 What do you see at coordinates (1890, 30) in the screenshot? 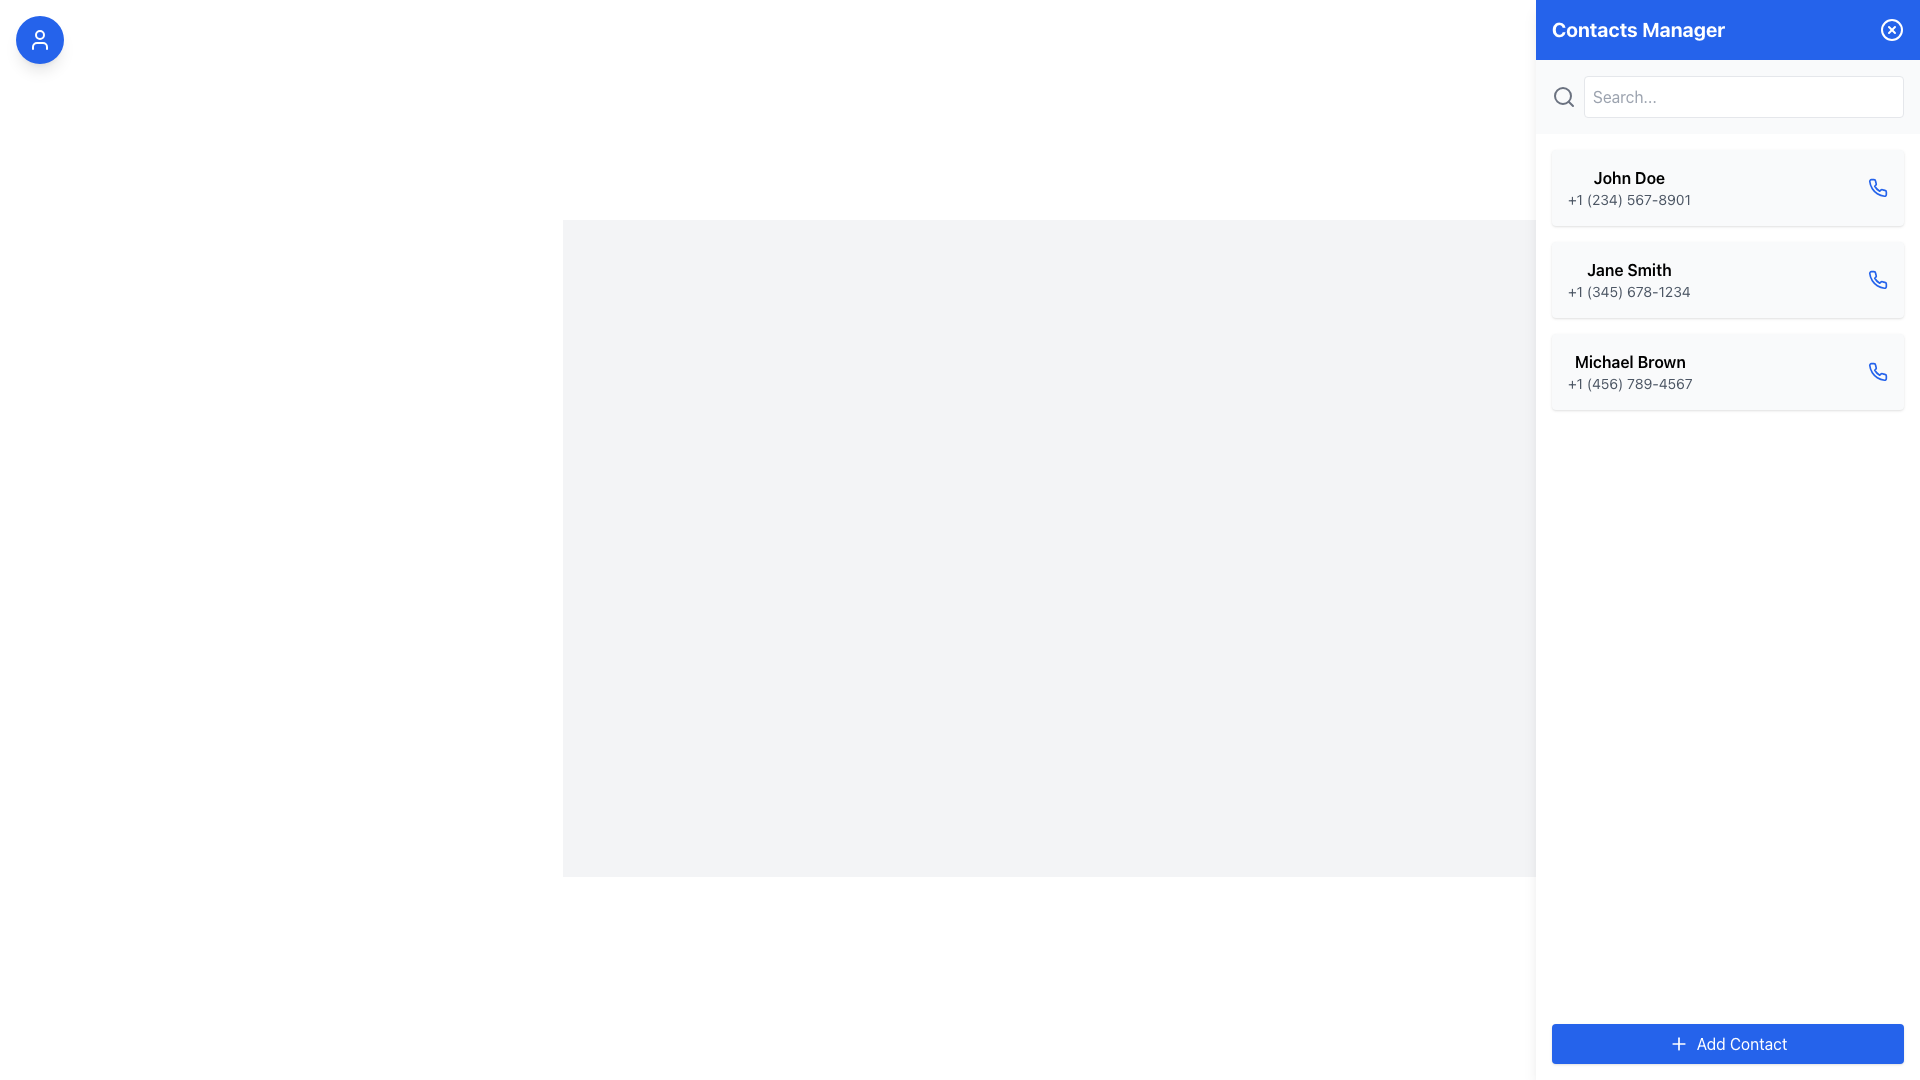
I see `the close button located on the far right side of the blue header bar labeled 'Contacts Manager'` at bounding box center [1890, 30].